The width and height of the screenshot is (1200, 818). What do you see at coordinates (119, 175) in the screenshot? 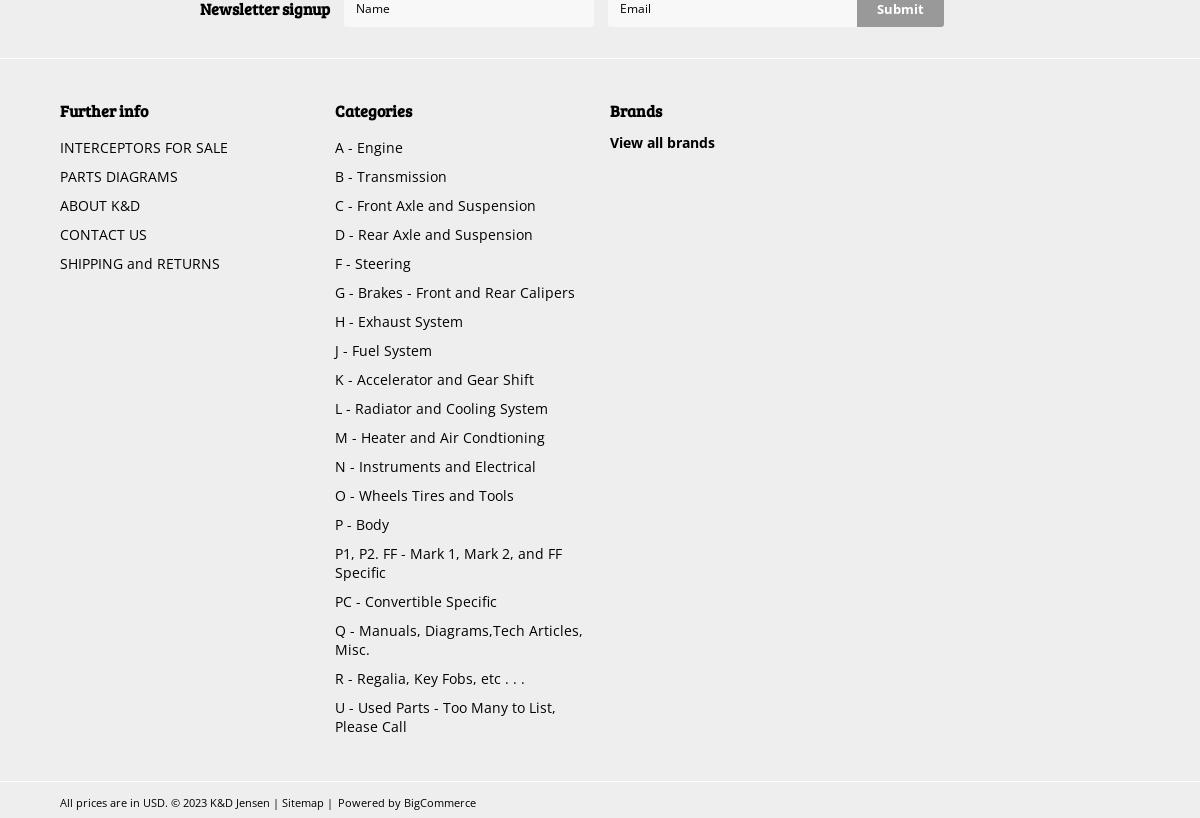
I see `'PARTS DIAGRAMS'` at bounding box center [119, 175].